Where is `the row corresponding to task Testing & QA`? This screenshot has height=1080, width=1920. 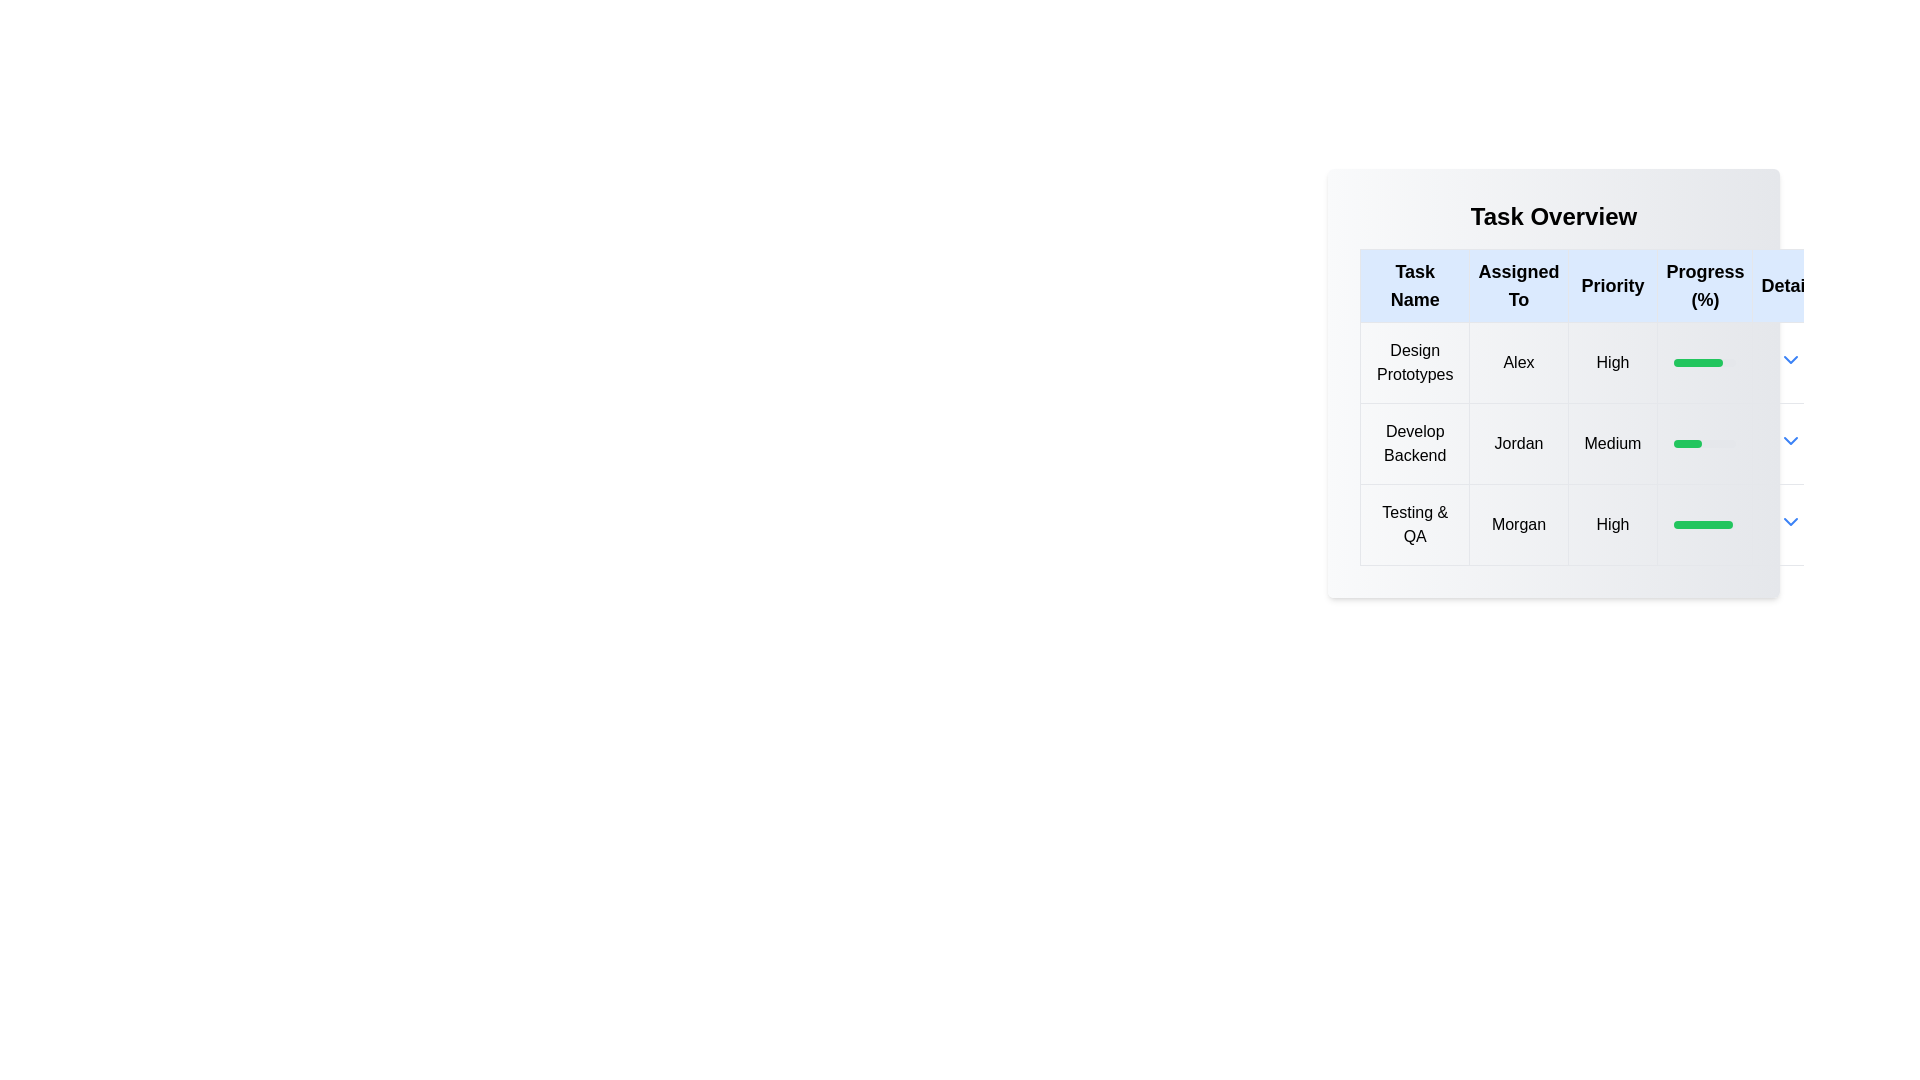
the row corresponding to task Testing & QA is located at coordinates (1593, 523).